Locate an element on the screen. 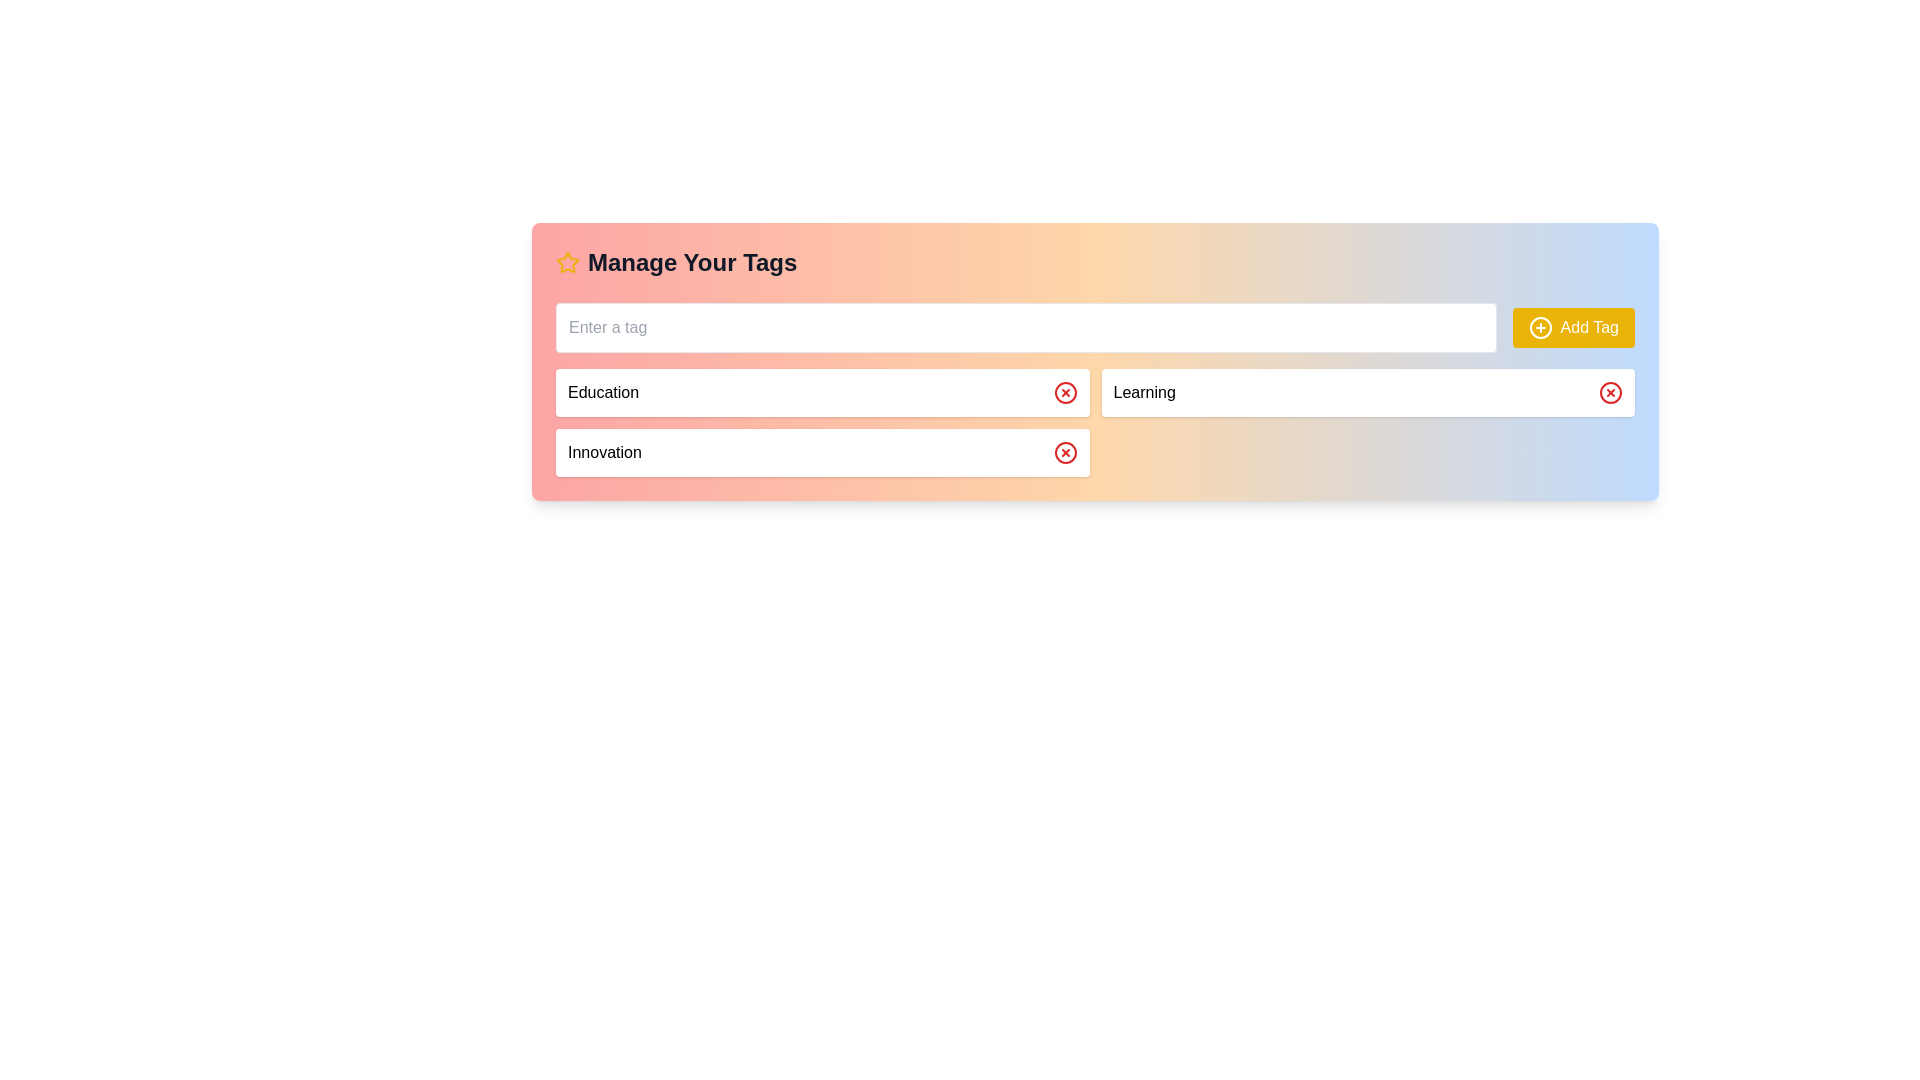 The height and width of the screenshot is (1080, 1920). the decorative icon located in the top-left corner of the 'Manage Your Tags' form card, which represents the section's theme or content related to tags or highlights is located at coordinates (566, 261).